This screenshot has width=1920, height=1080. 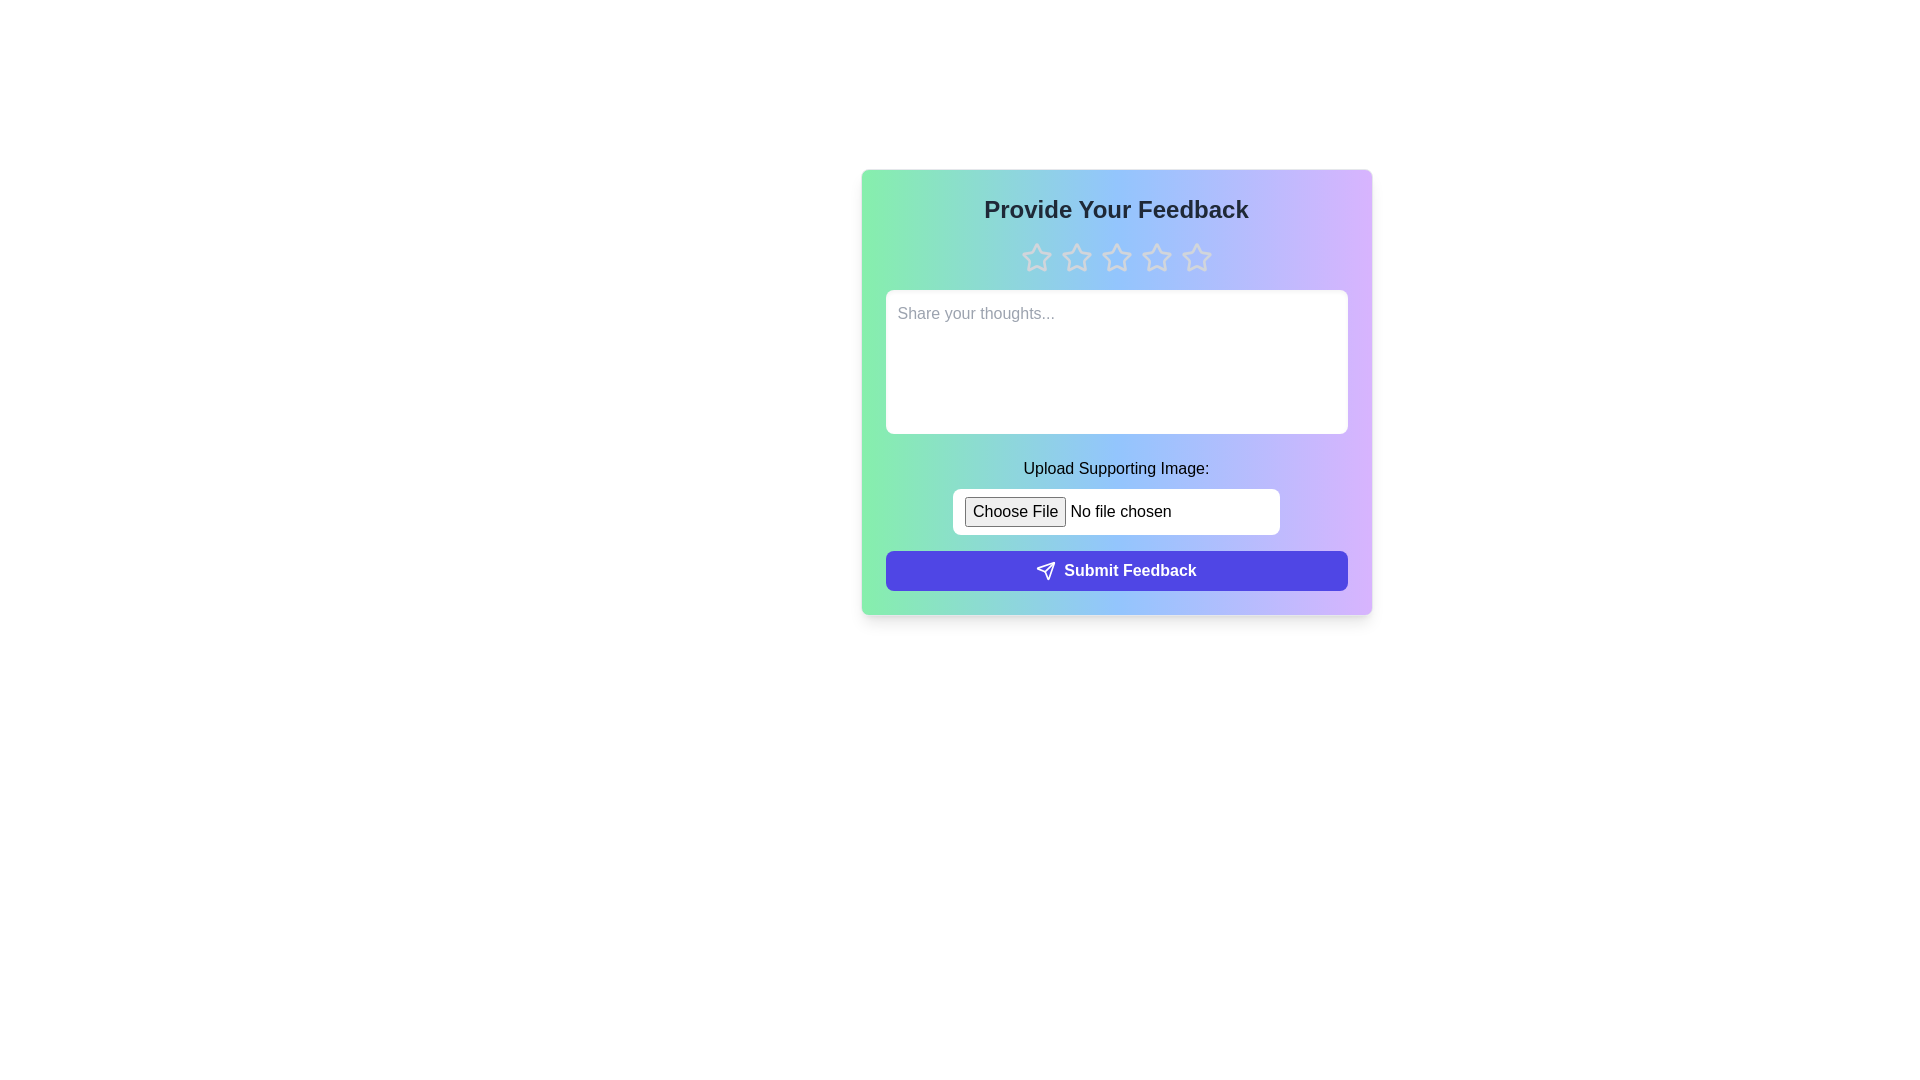 I want to click on and drop a file onto the File input field, which is a rectangular element with a white background and rounded borders, displaying 'Choose File' and 'No file chosen', so click(x=1115, y=511).